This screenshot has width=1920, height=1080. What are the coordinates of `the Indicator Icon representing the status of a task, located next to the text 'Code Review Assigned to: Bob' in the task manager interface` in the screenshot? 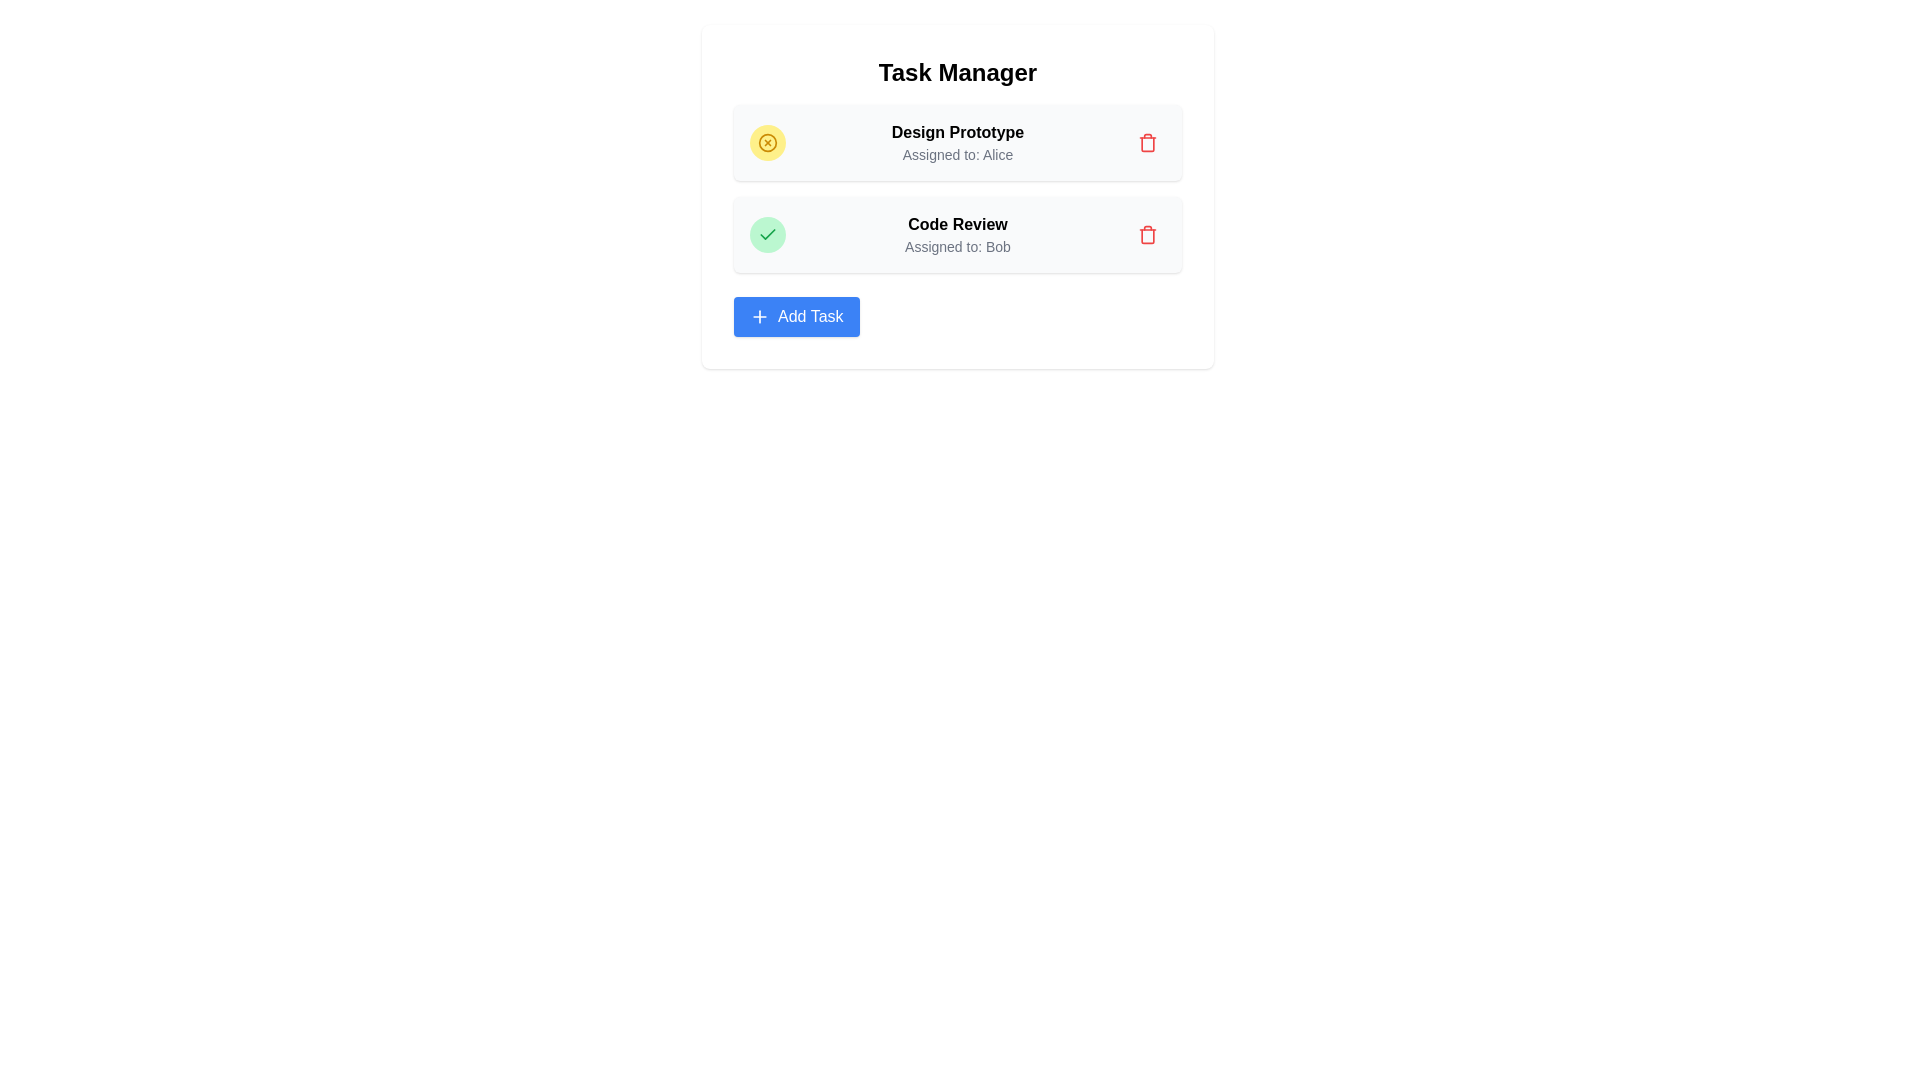 It's located at (767, 233).